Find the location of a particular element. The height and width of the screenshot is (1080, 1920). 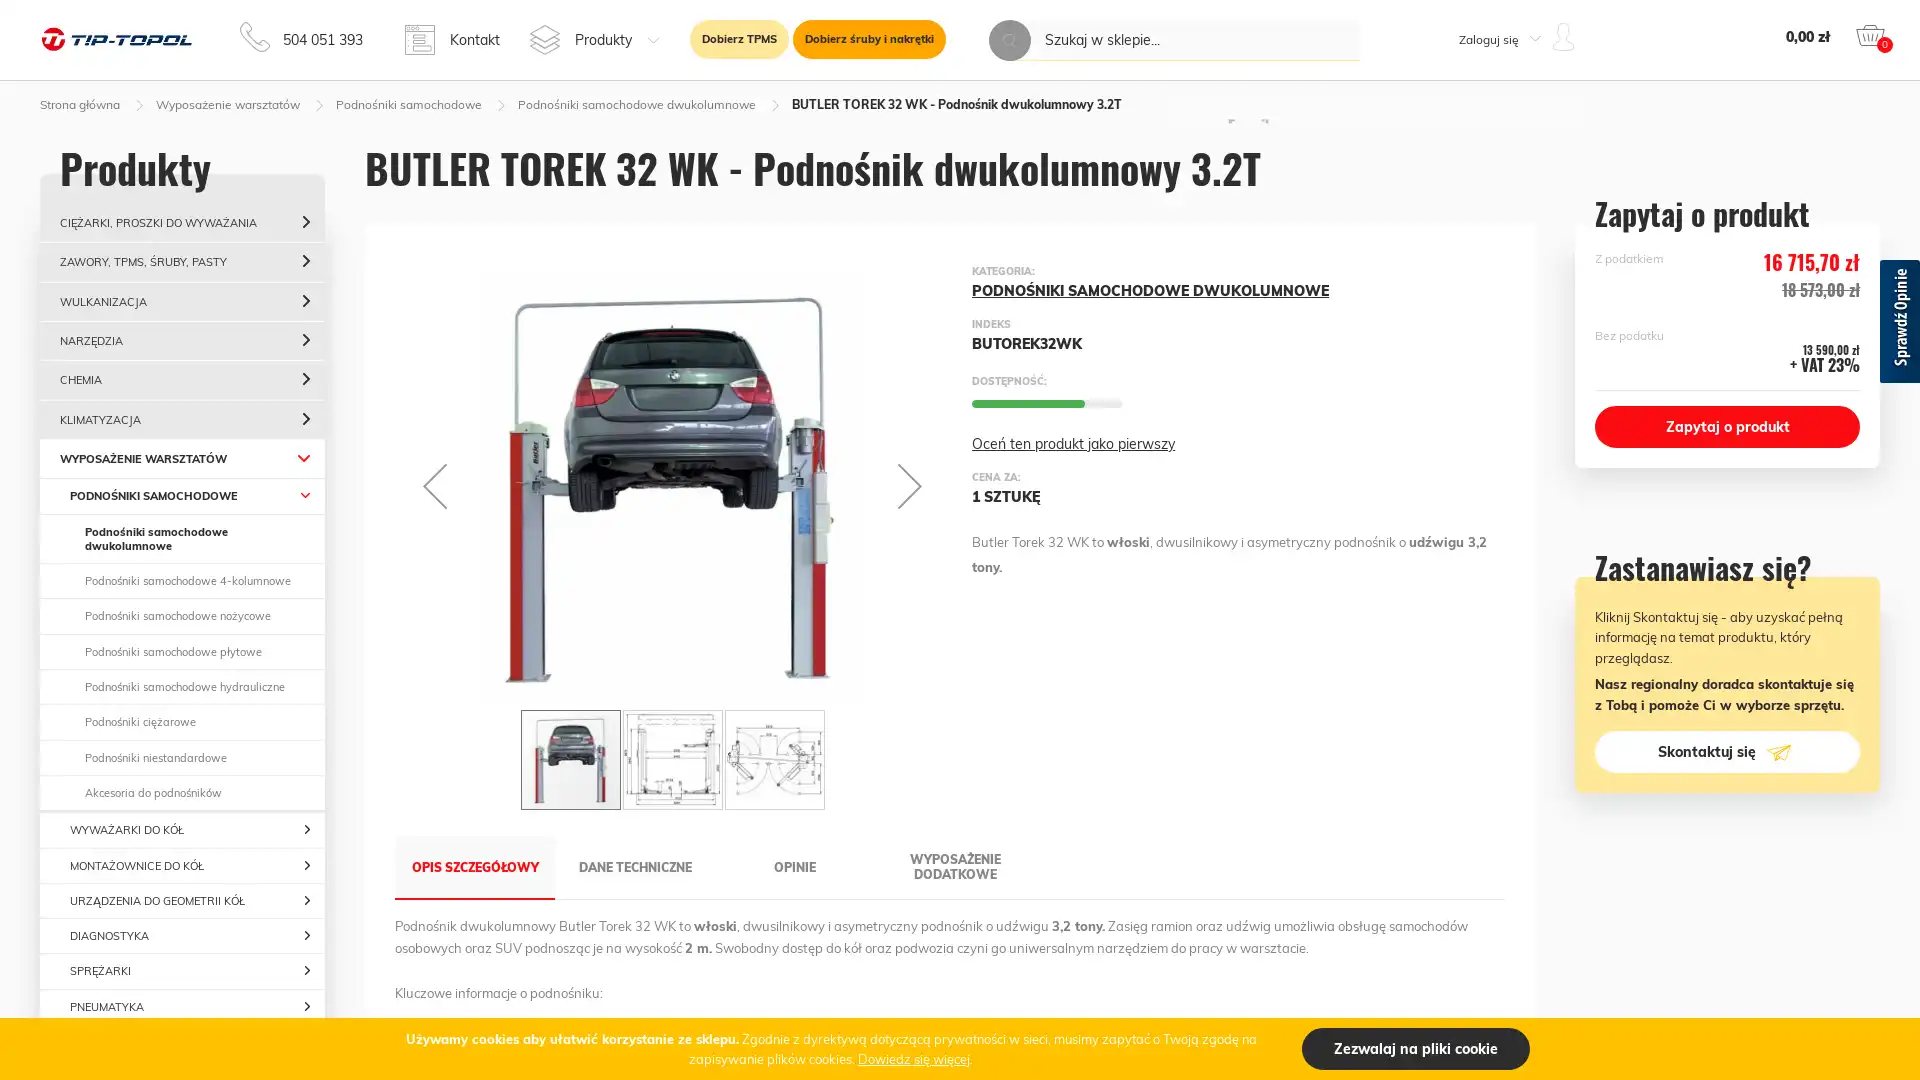

BUTLER TOREK 32 WK - Podnosnik dwukolumnowy 3.2T is located at coordinates (772, 759).